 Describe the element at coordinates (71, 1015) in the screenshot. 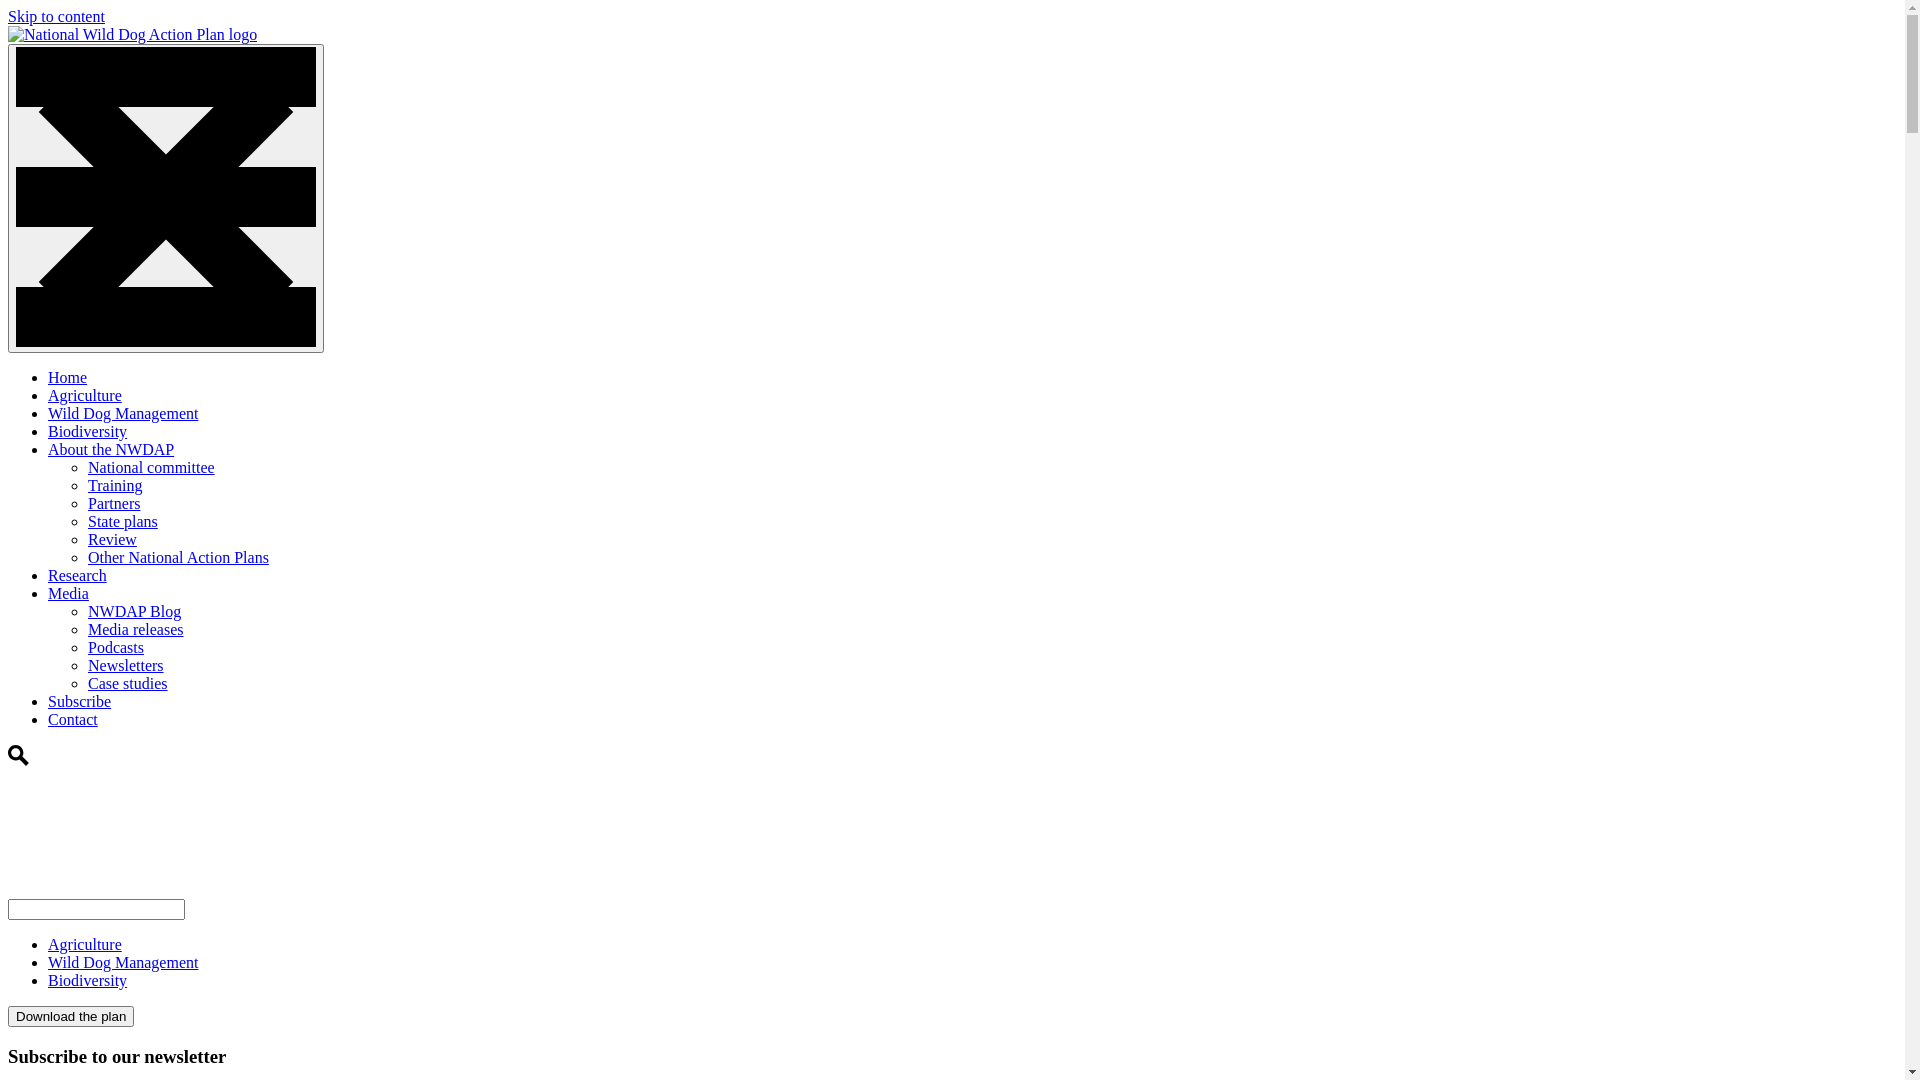

I see `'Download the plan'` at that location.